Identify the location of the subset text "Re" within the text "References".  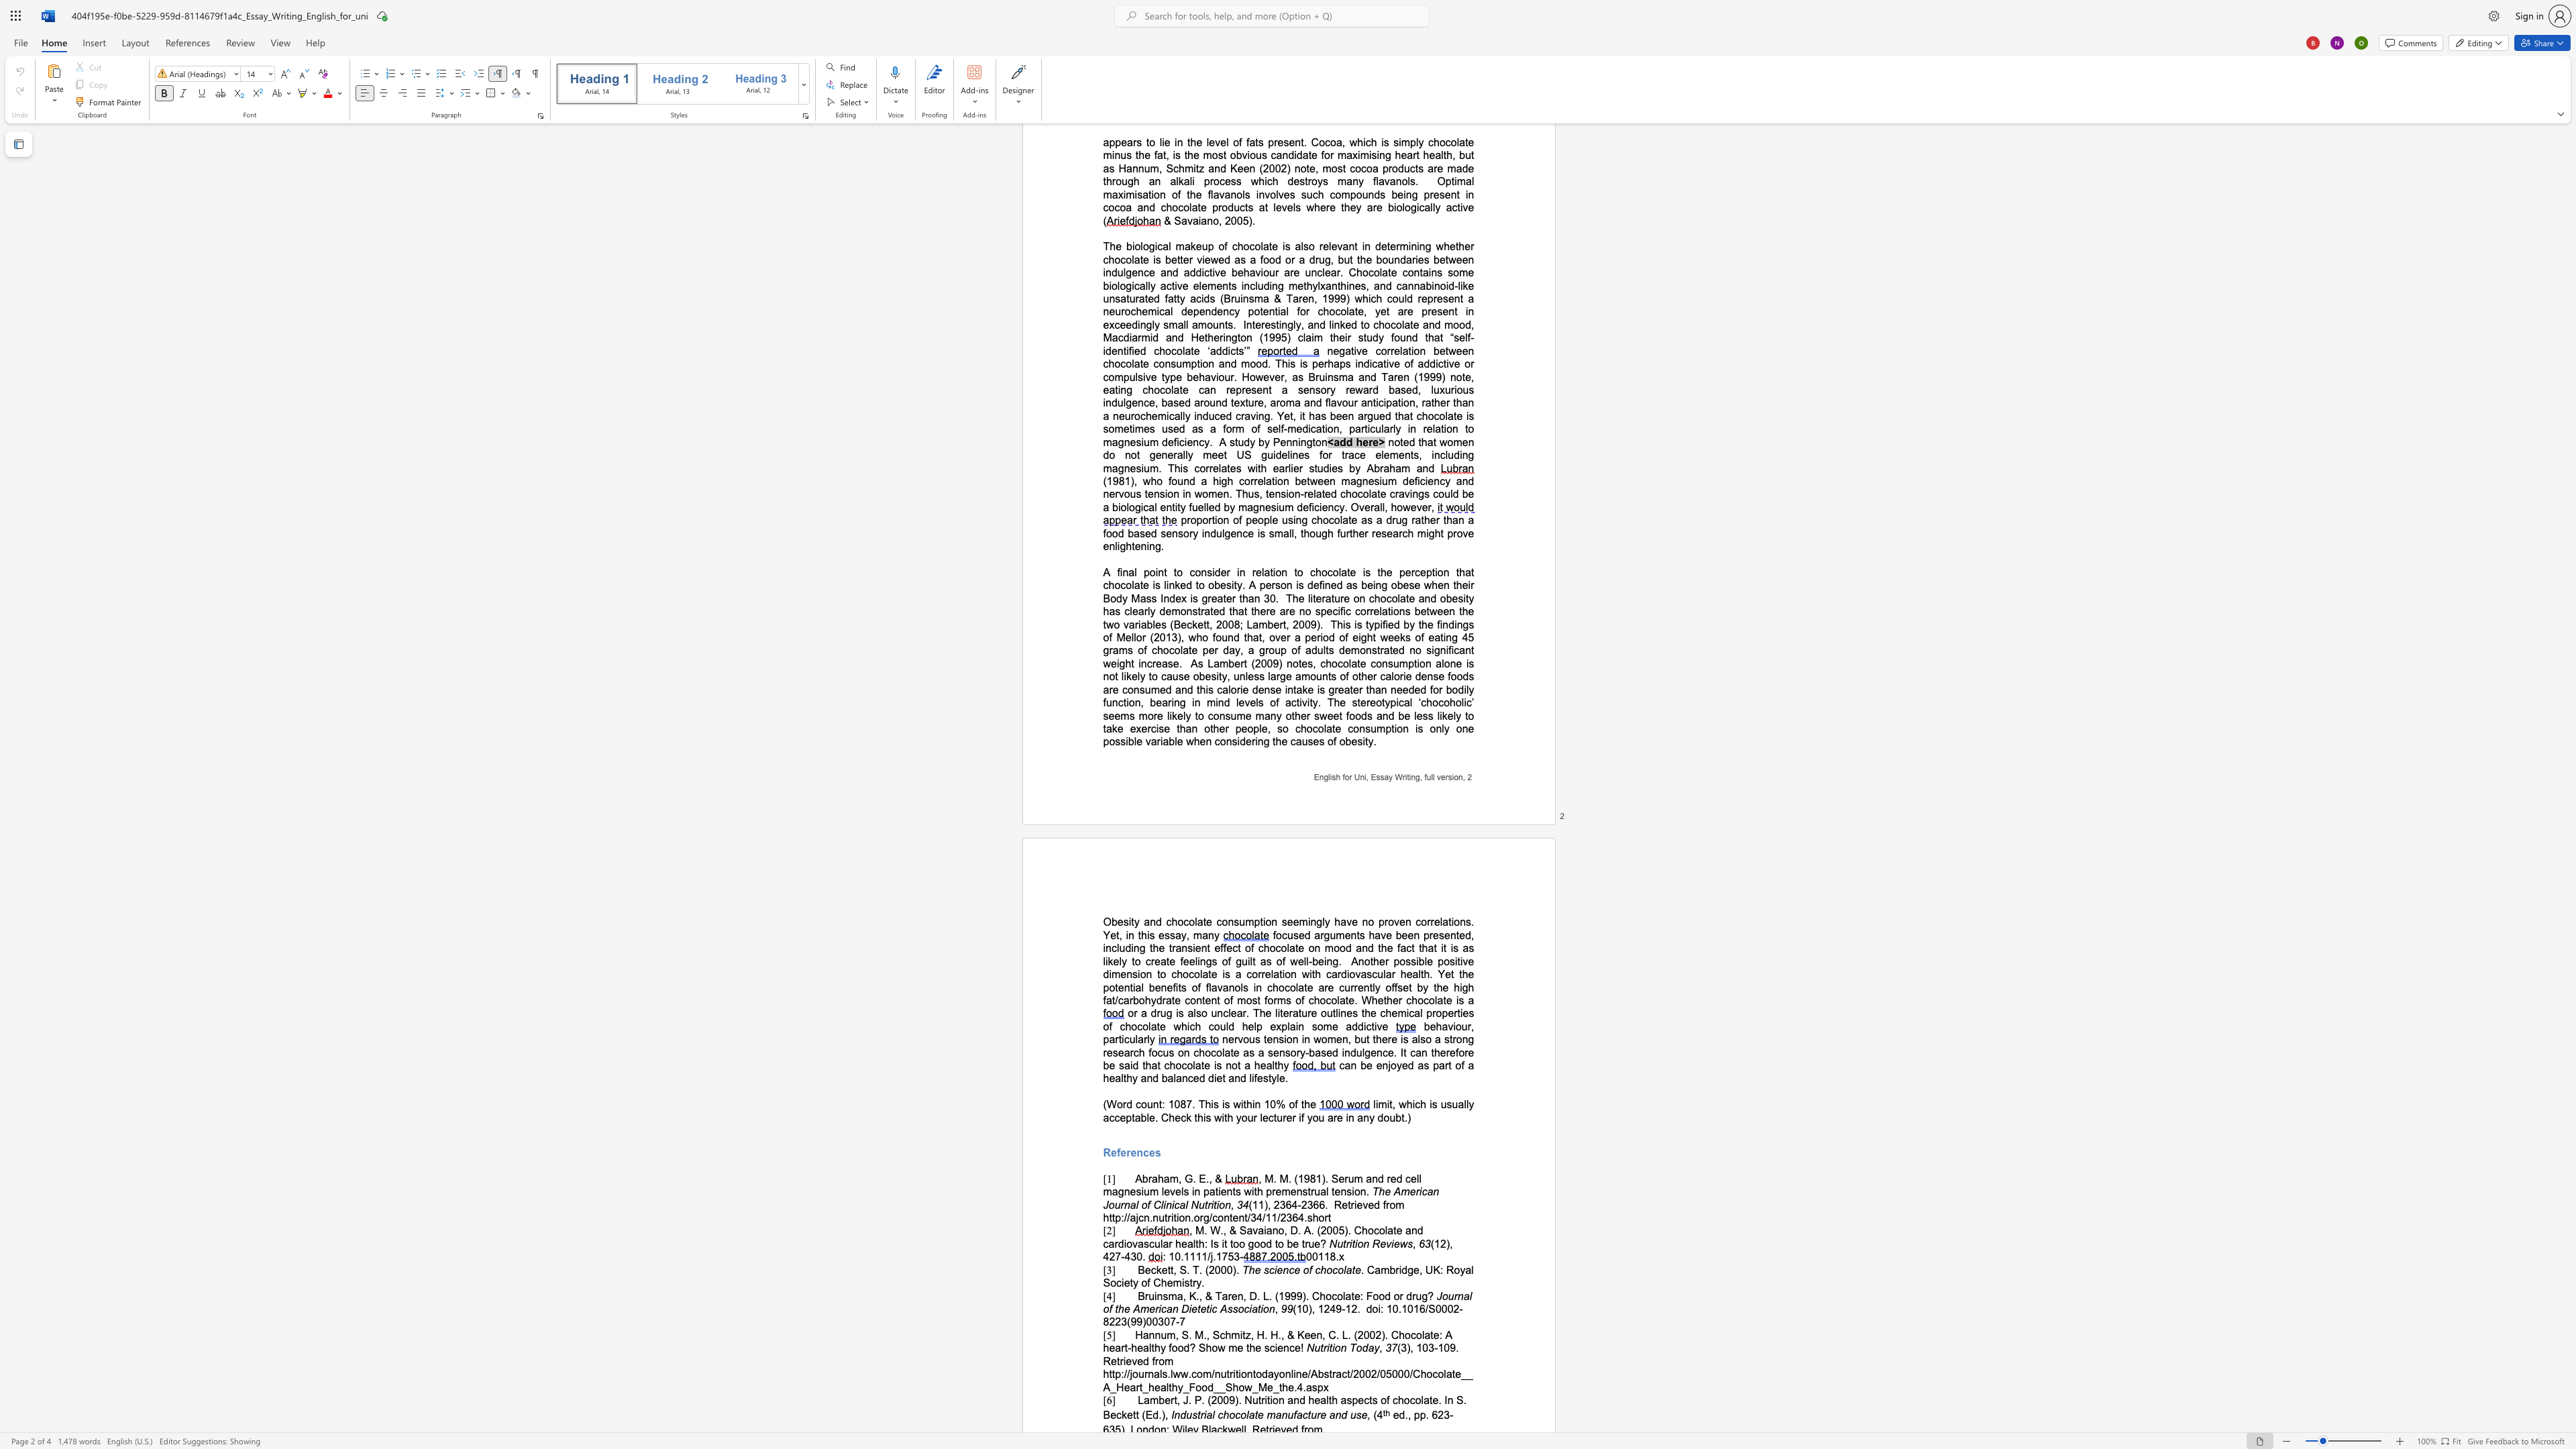
(1103, 1152).